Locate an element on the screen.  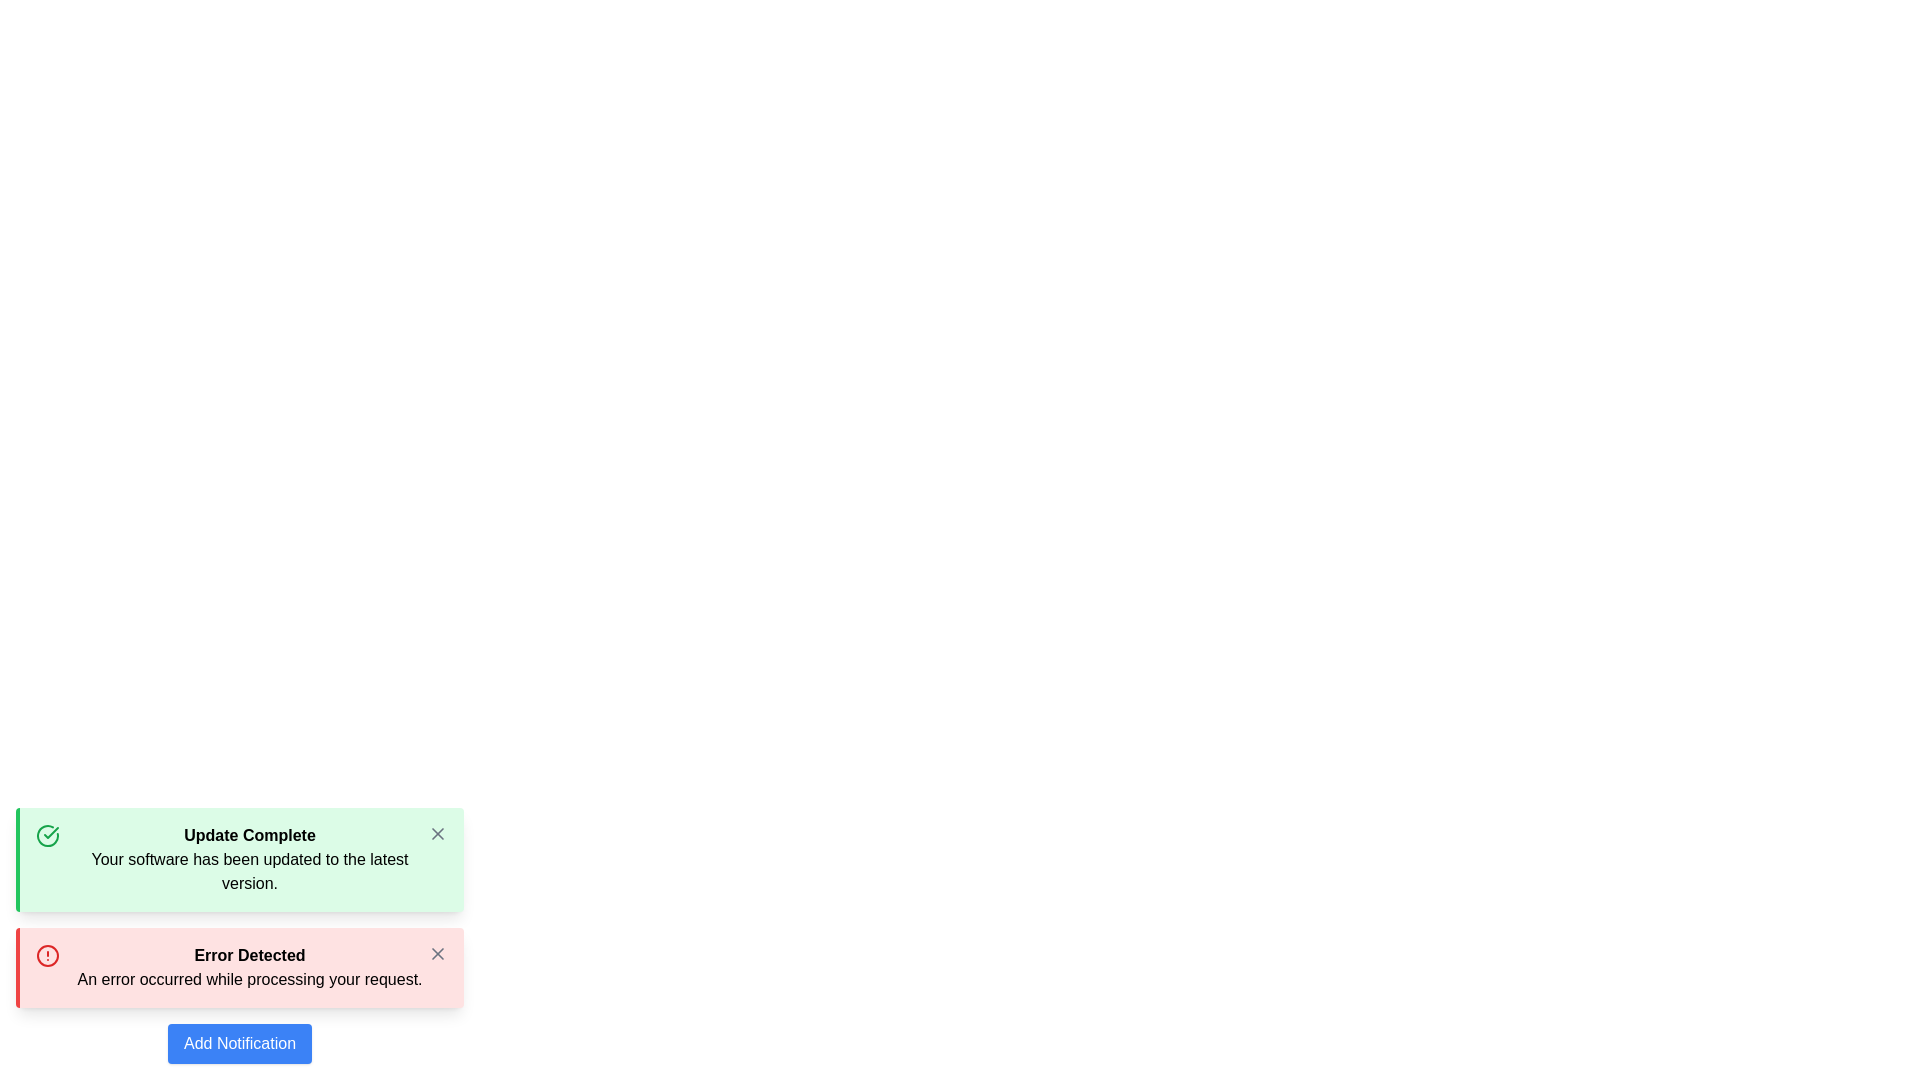
error notification title displayed in the Text Label located at the top of the notification panel with a light red background is located at coordinates (248, 955).